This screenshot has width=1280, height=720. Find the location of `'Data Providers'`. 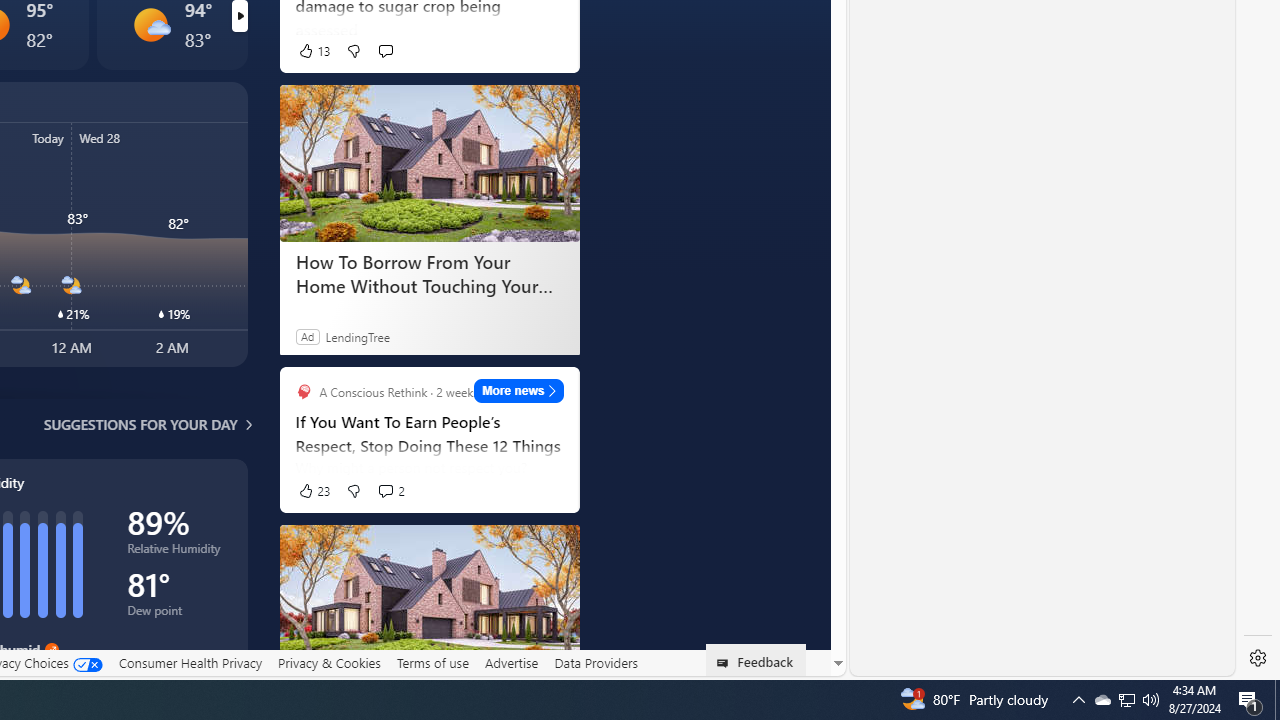

'Data Providers' is located at coordinates (594, 663).